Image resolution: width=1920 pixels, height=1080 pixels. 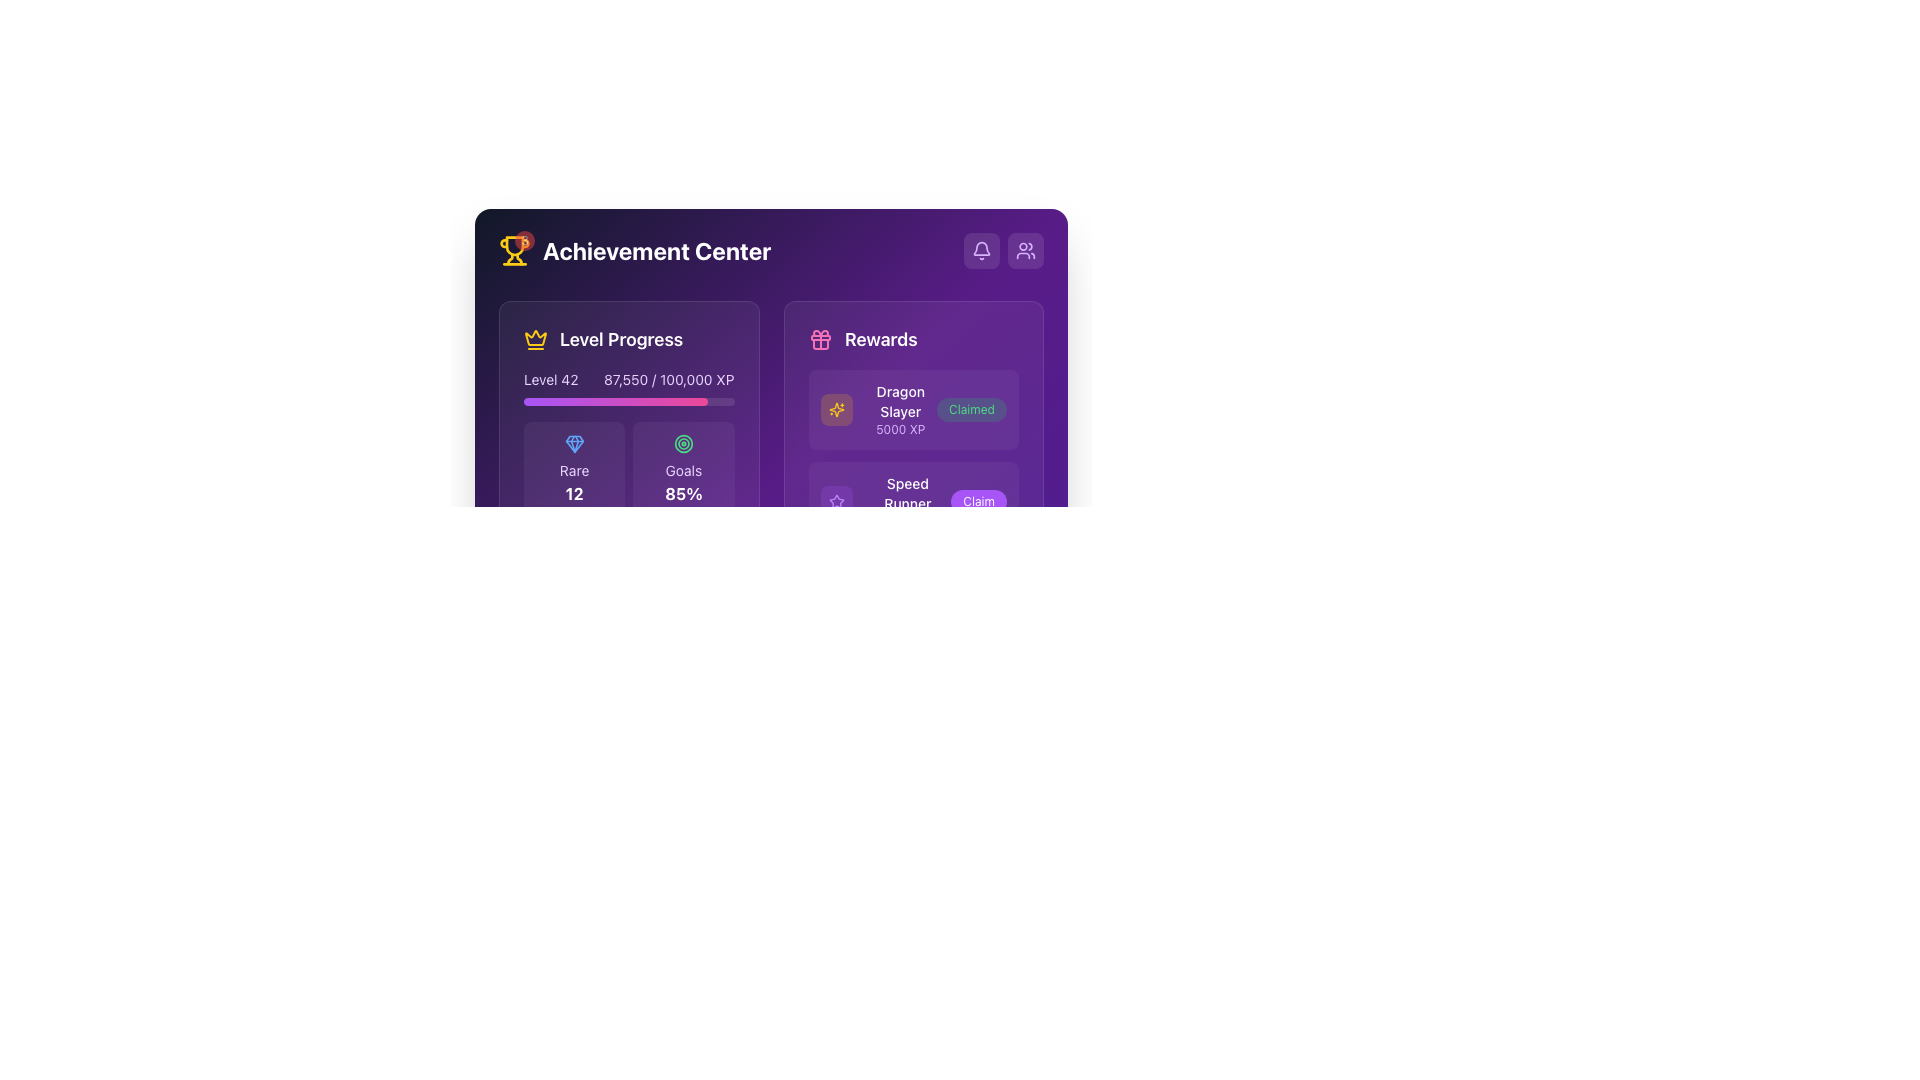 What do you see at coordinates (536, 337) in the screenshot?
I see `the achievement icon representing progress in the 'Level Progress' section, located at the top-left corner of the interface` at bounding box center [536, 337].